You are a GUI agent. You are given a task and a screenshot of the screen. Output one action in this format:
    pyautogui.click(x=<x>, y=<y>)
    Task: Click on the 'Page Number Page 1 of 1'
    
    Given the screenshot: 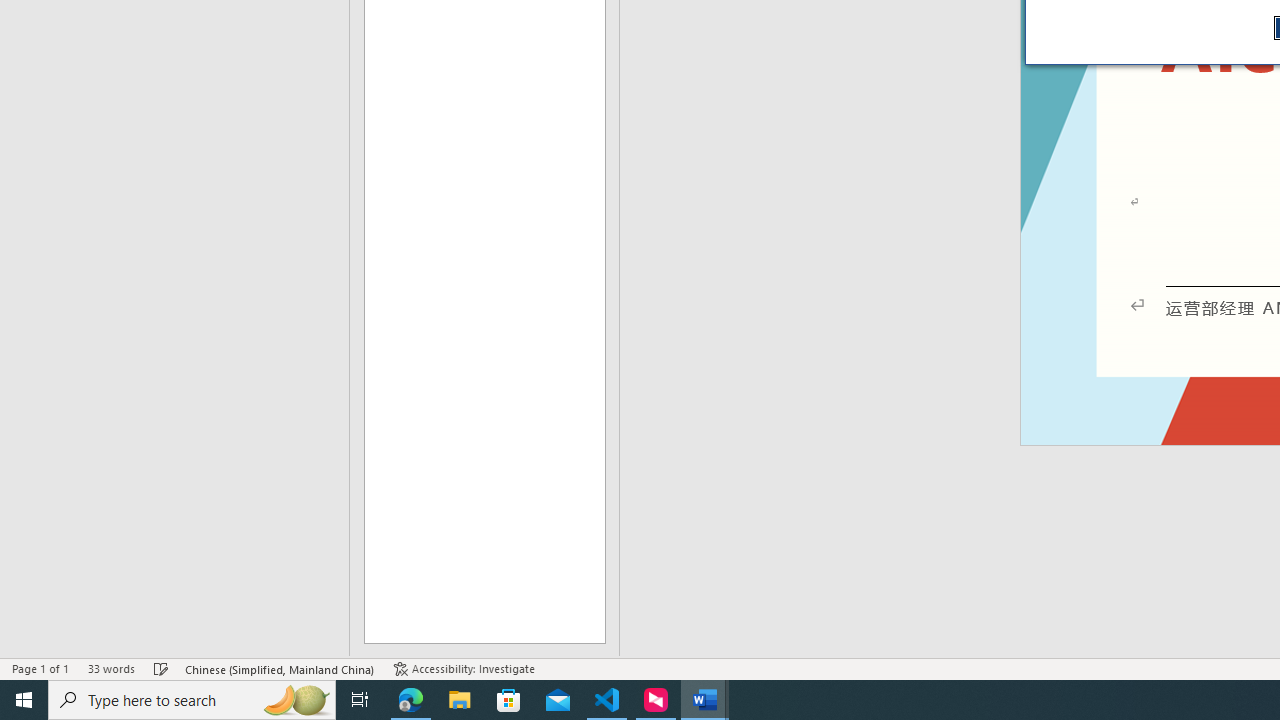 What is the action you would take?
    pyautogui.click(x=40, y=669)
    